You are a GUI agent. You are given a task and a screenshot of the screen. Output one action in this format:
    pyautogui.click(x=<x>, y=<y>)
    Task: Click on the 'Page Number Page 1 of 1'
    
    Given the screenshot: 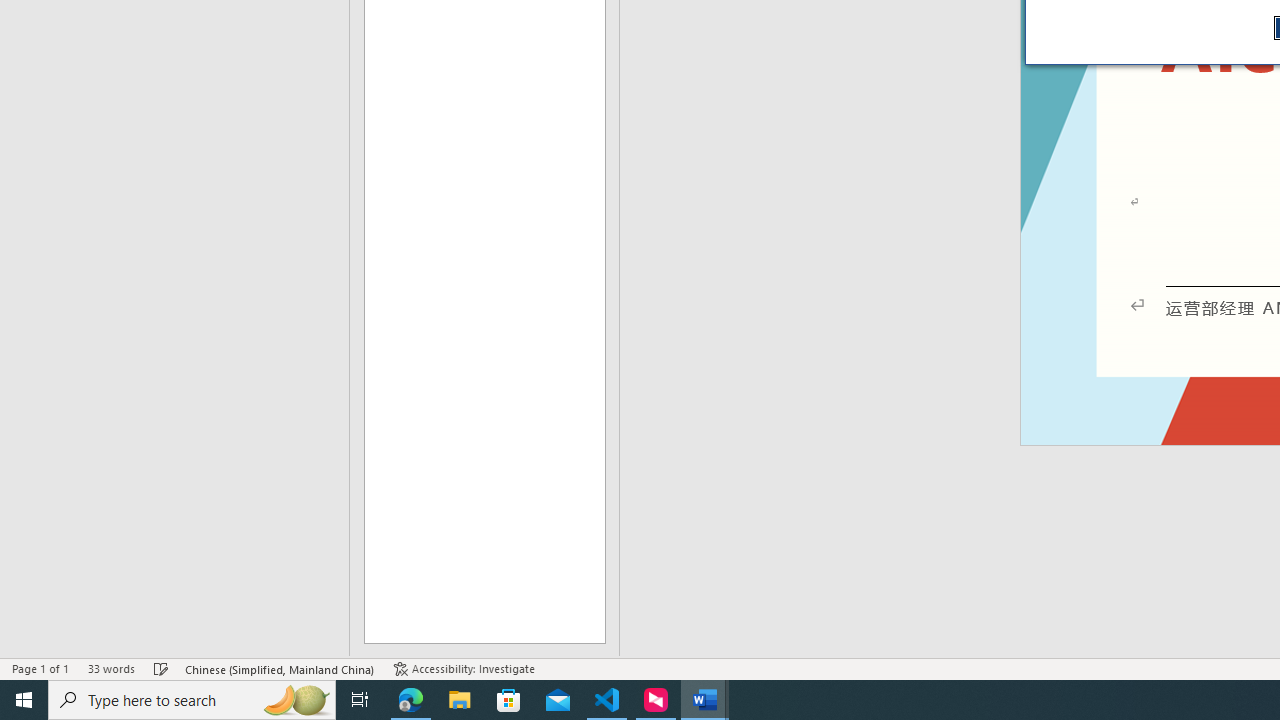 What is the action you would take?
    pyautogui.click(x=40, y=669)
    